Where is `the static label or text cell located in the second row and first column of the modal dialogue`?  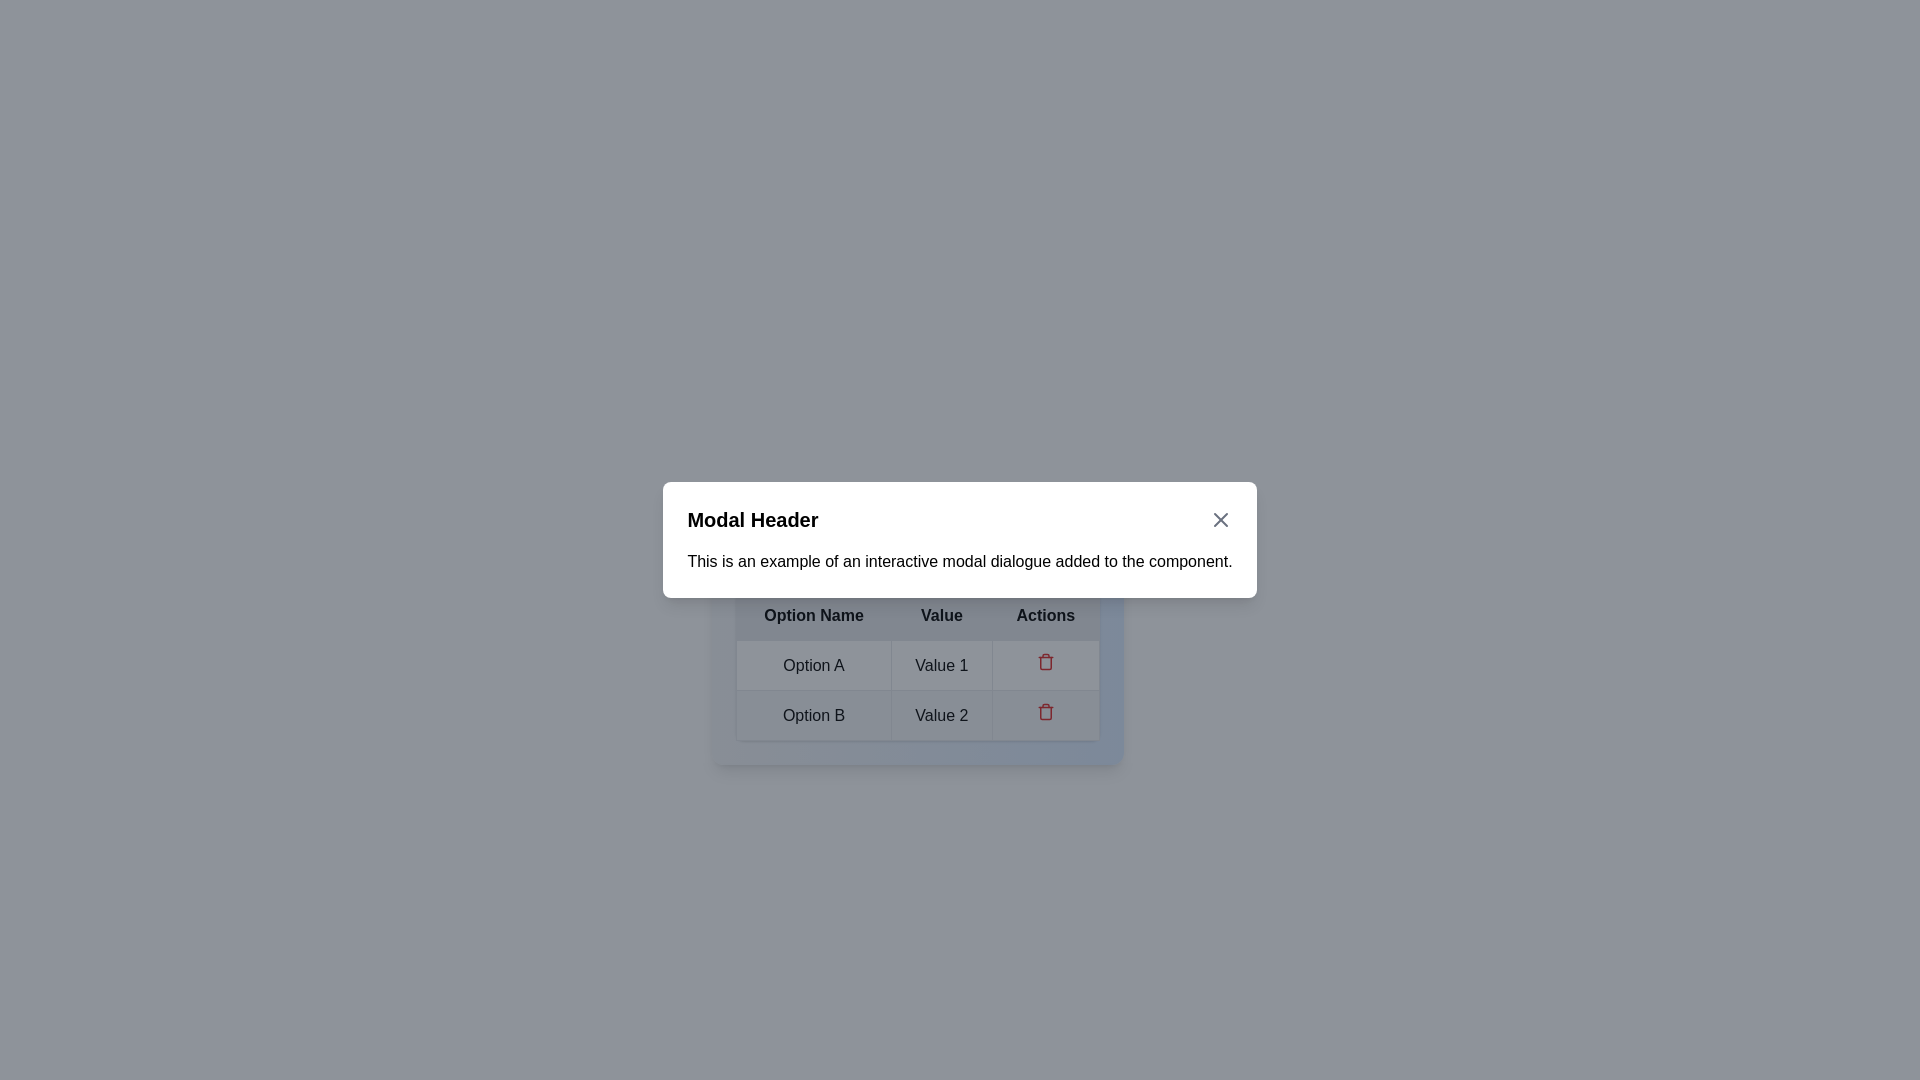
the static label or text cell located in the second row and first column of the modal dialogue is located at coordinates (814, 714).